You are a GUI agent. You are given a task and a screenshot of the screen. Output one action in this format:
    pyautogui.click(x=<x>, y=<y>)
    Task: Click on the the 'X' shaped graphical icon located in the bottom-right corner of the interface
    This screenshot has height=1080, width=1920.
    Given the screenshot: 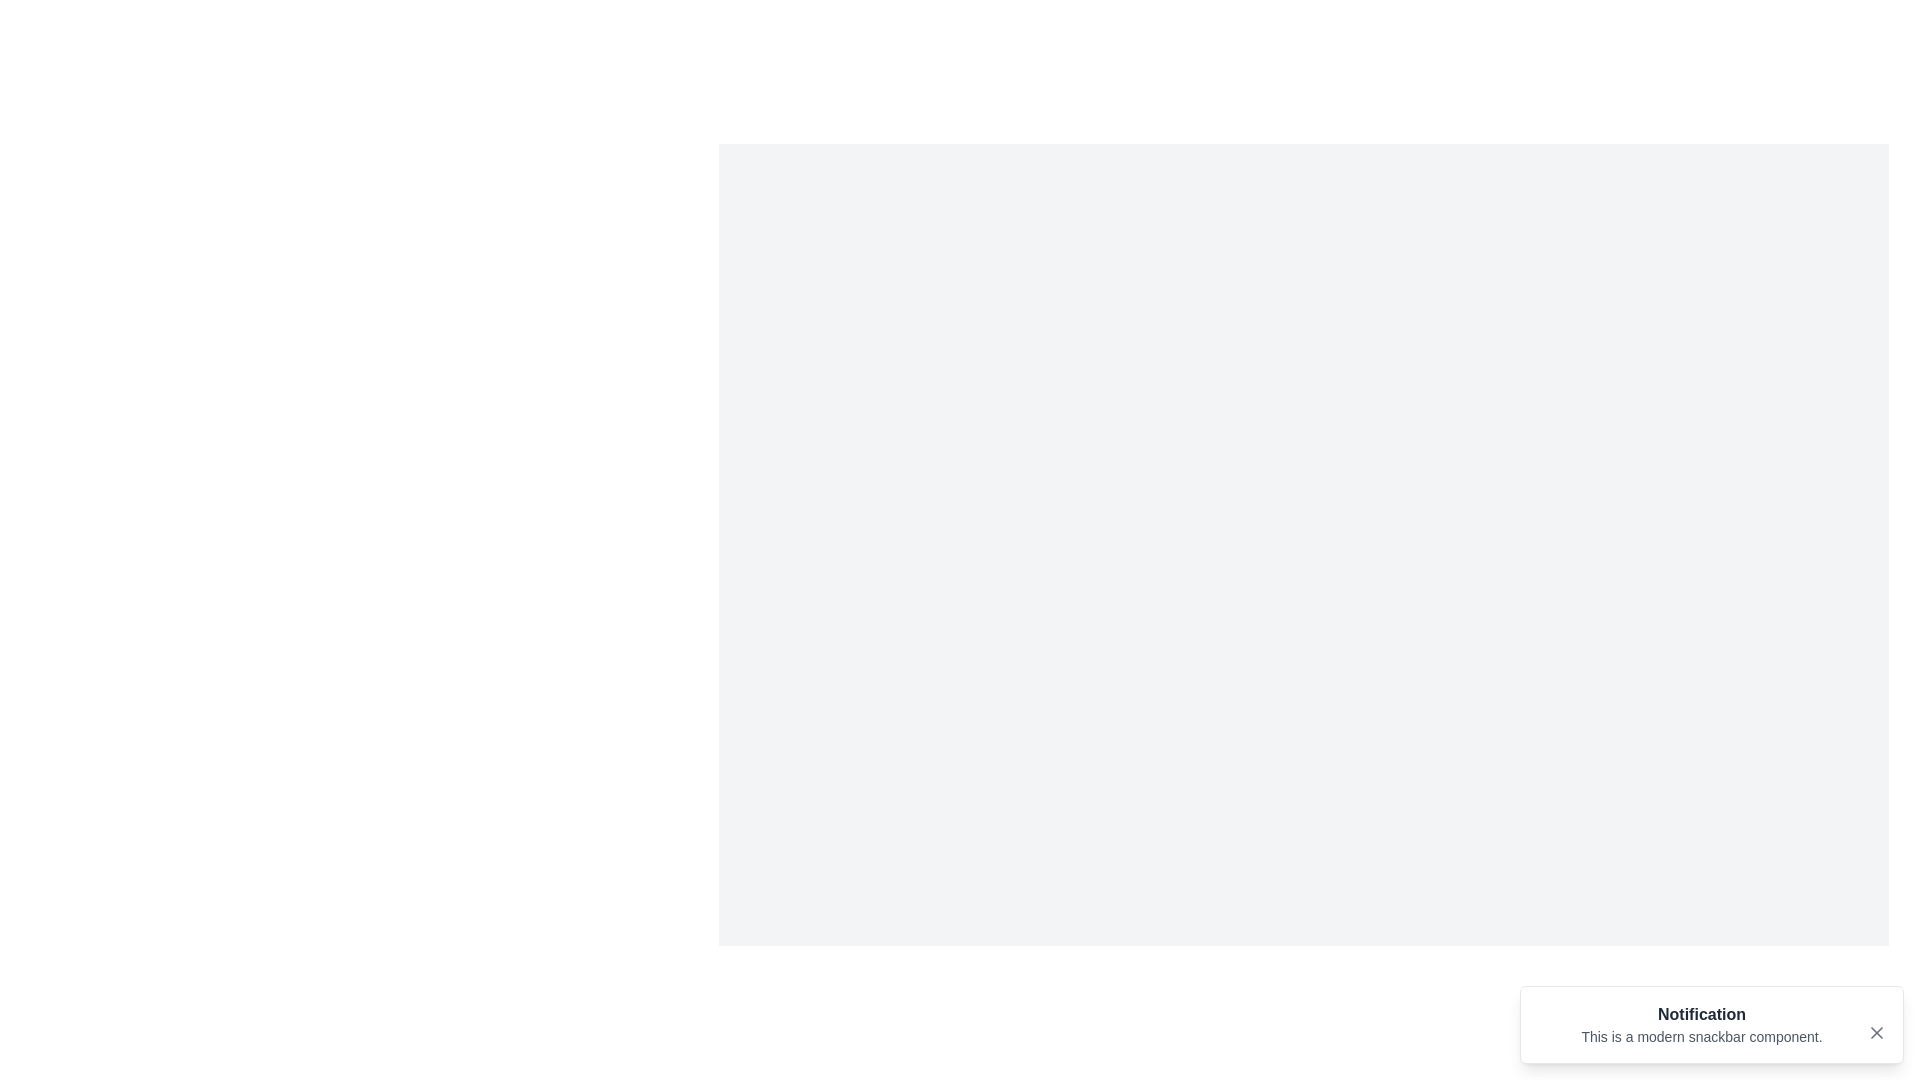 What is the action you would take?
    pyautogui.click(x=1875, y=1033)
    